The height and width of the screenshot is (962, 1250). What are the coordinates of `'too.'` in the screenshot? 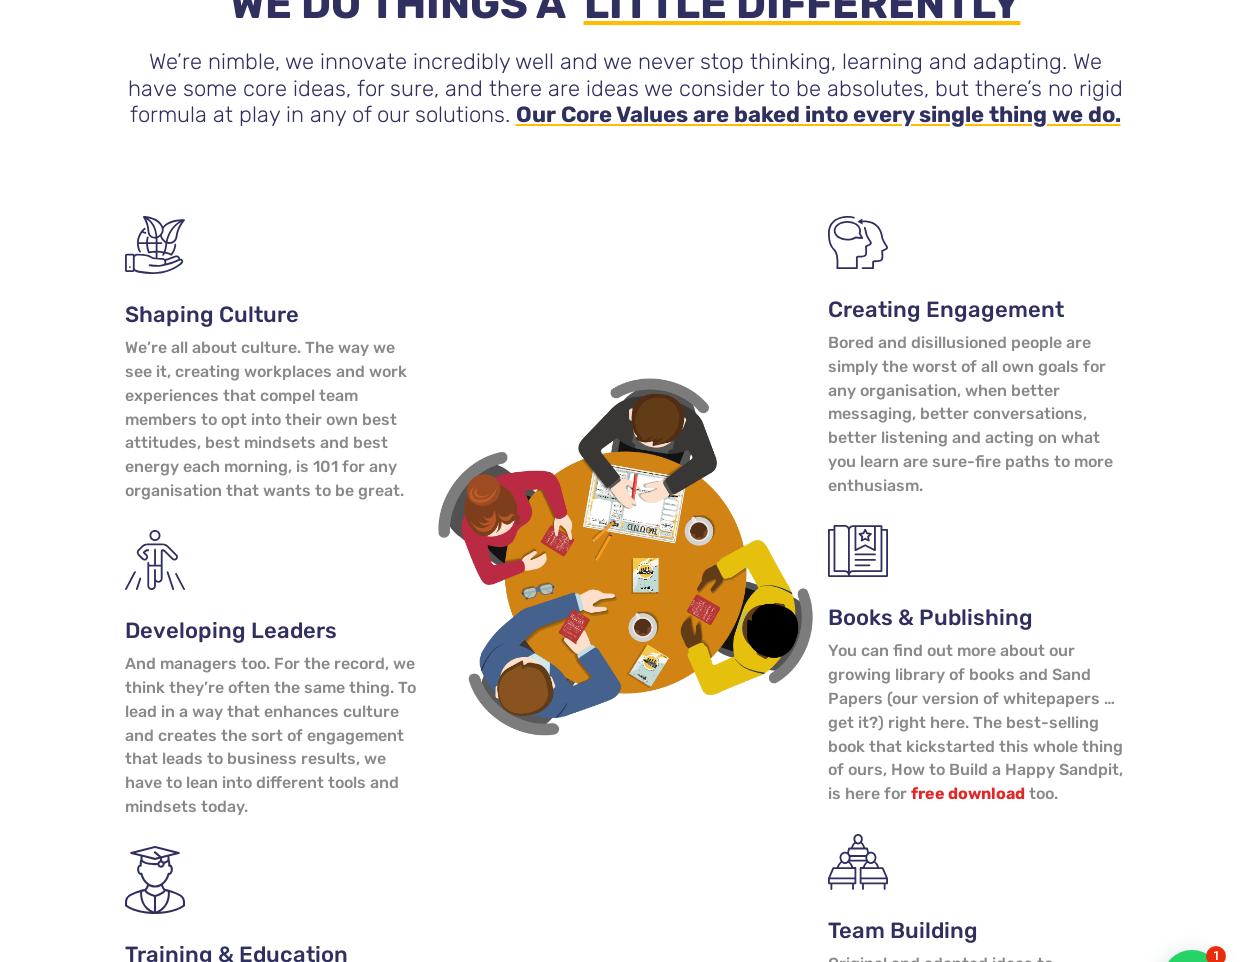 It's located at (1025, 792).